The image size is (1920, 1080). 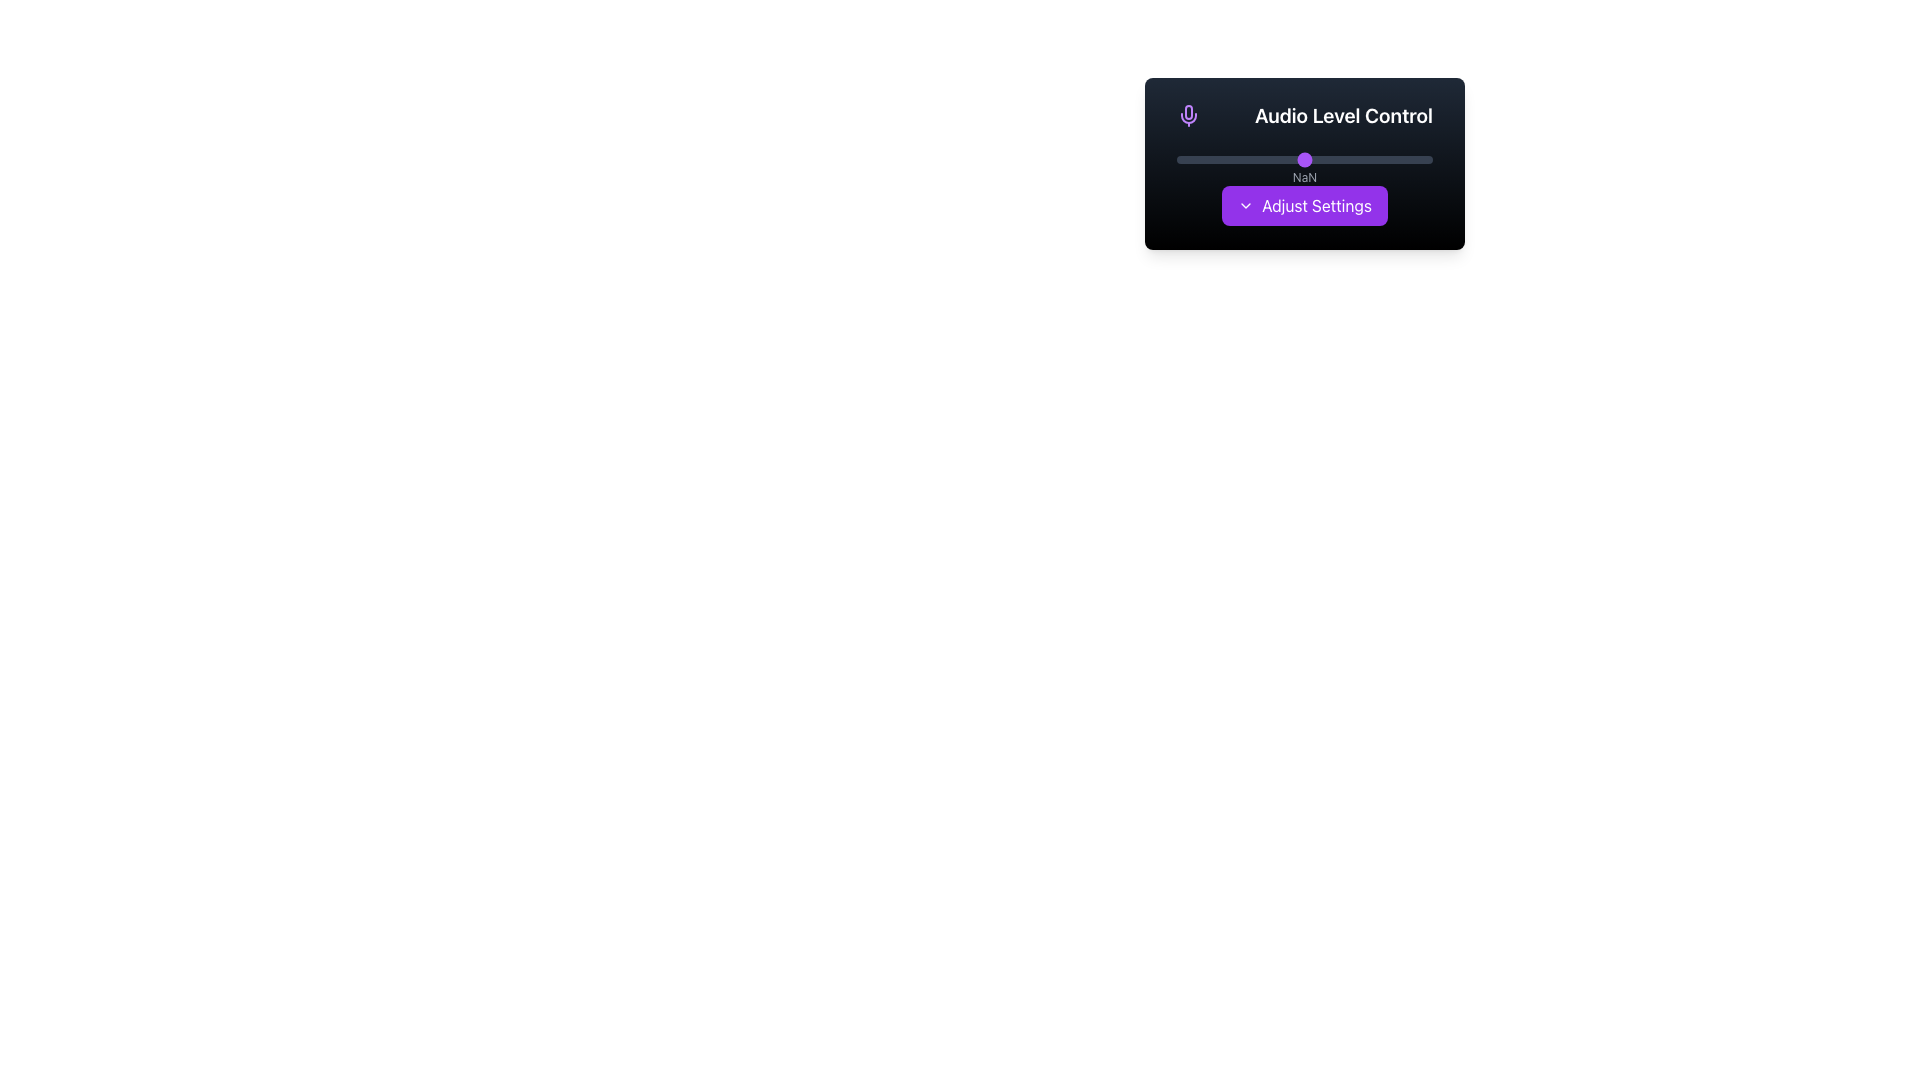 What do you see at coordinates (1189, 115) in the screenshot?
I see `the details of the microphone icon located at the top-left corner of the 'Audio Level Control' section, adjacent to the title text` at bounding box center [1189, 115].